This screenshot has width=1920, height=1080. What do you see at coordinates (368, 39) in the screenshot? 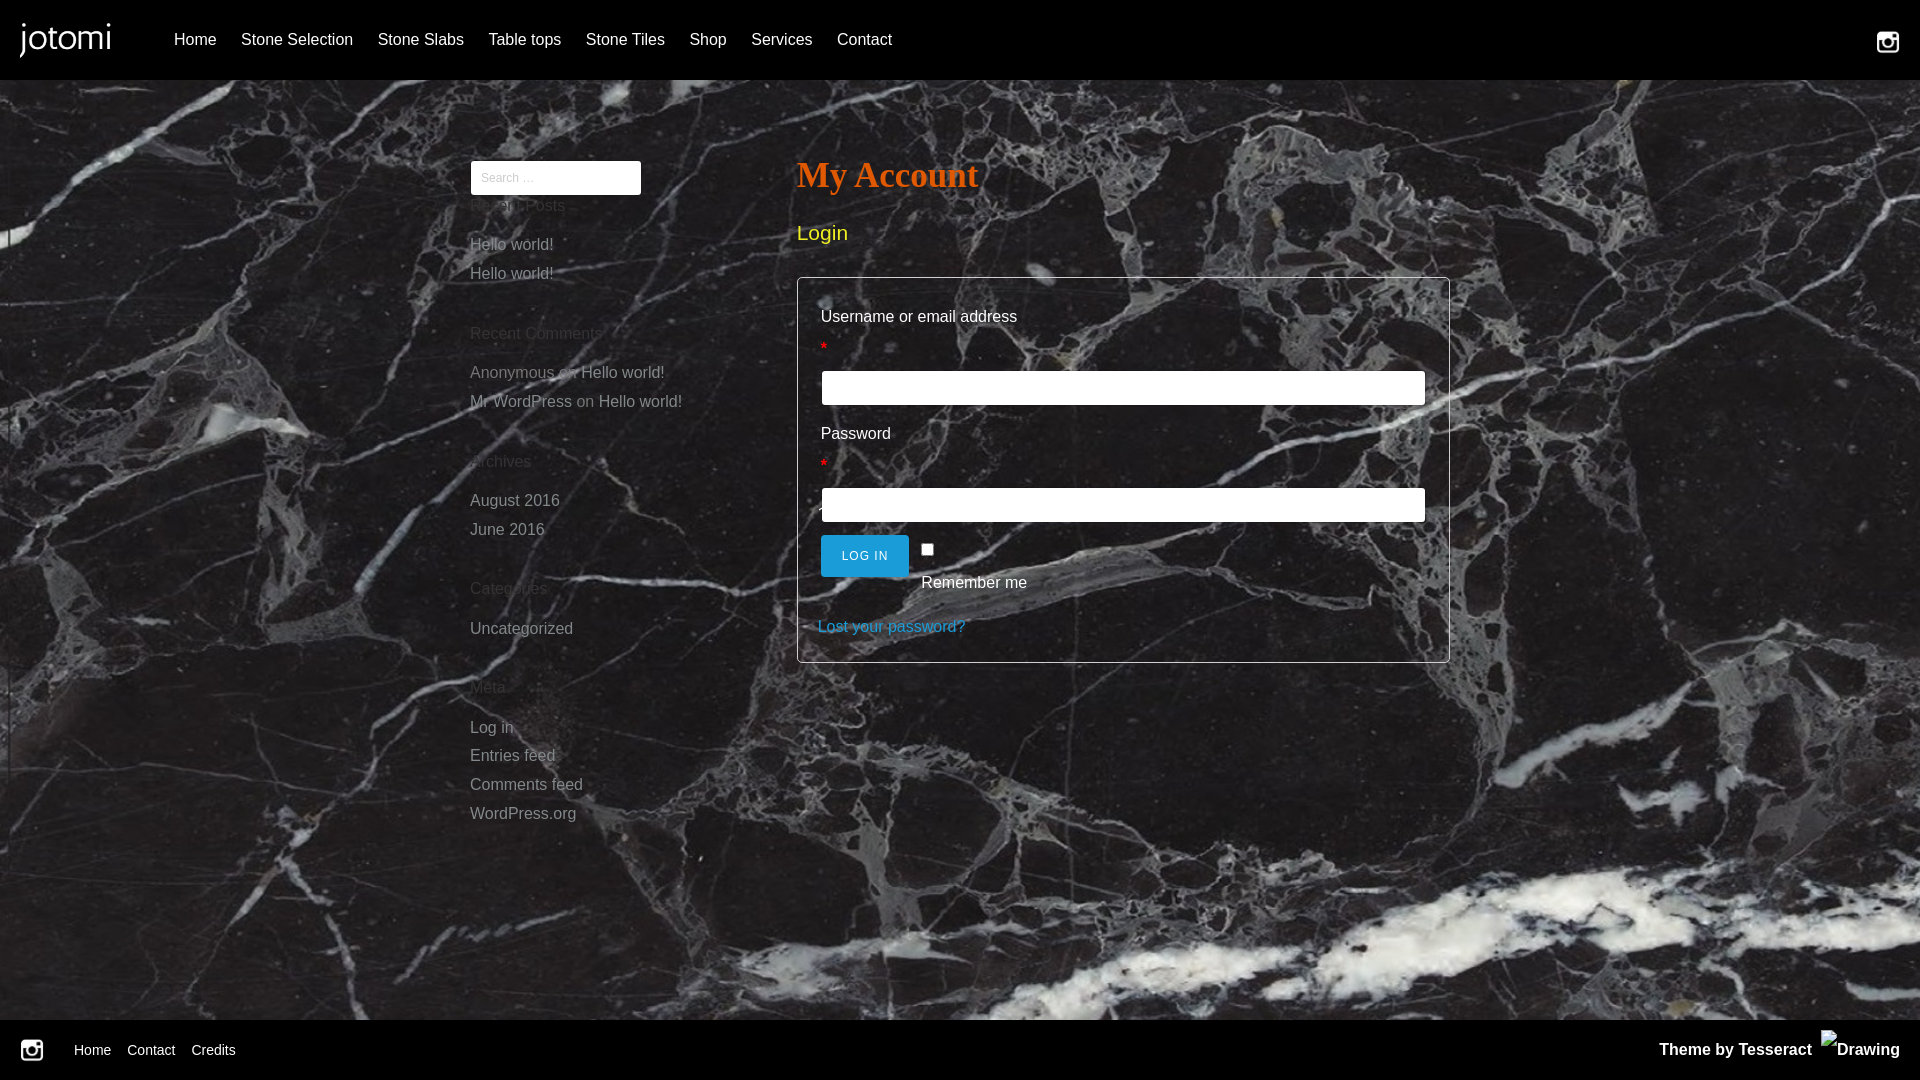
I see `'Stone Slabs'` at bounding box center [368, 39].